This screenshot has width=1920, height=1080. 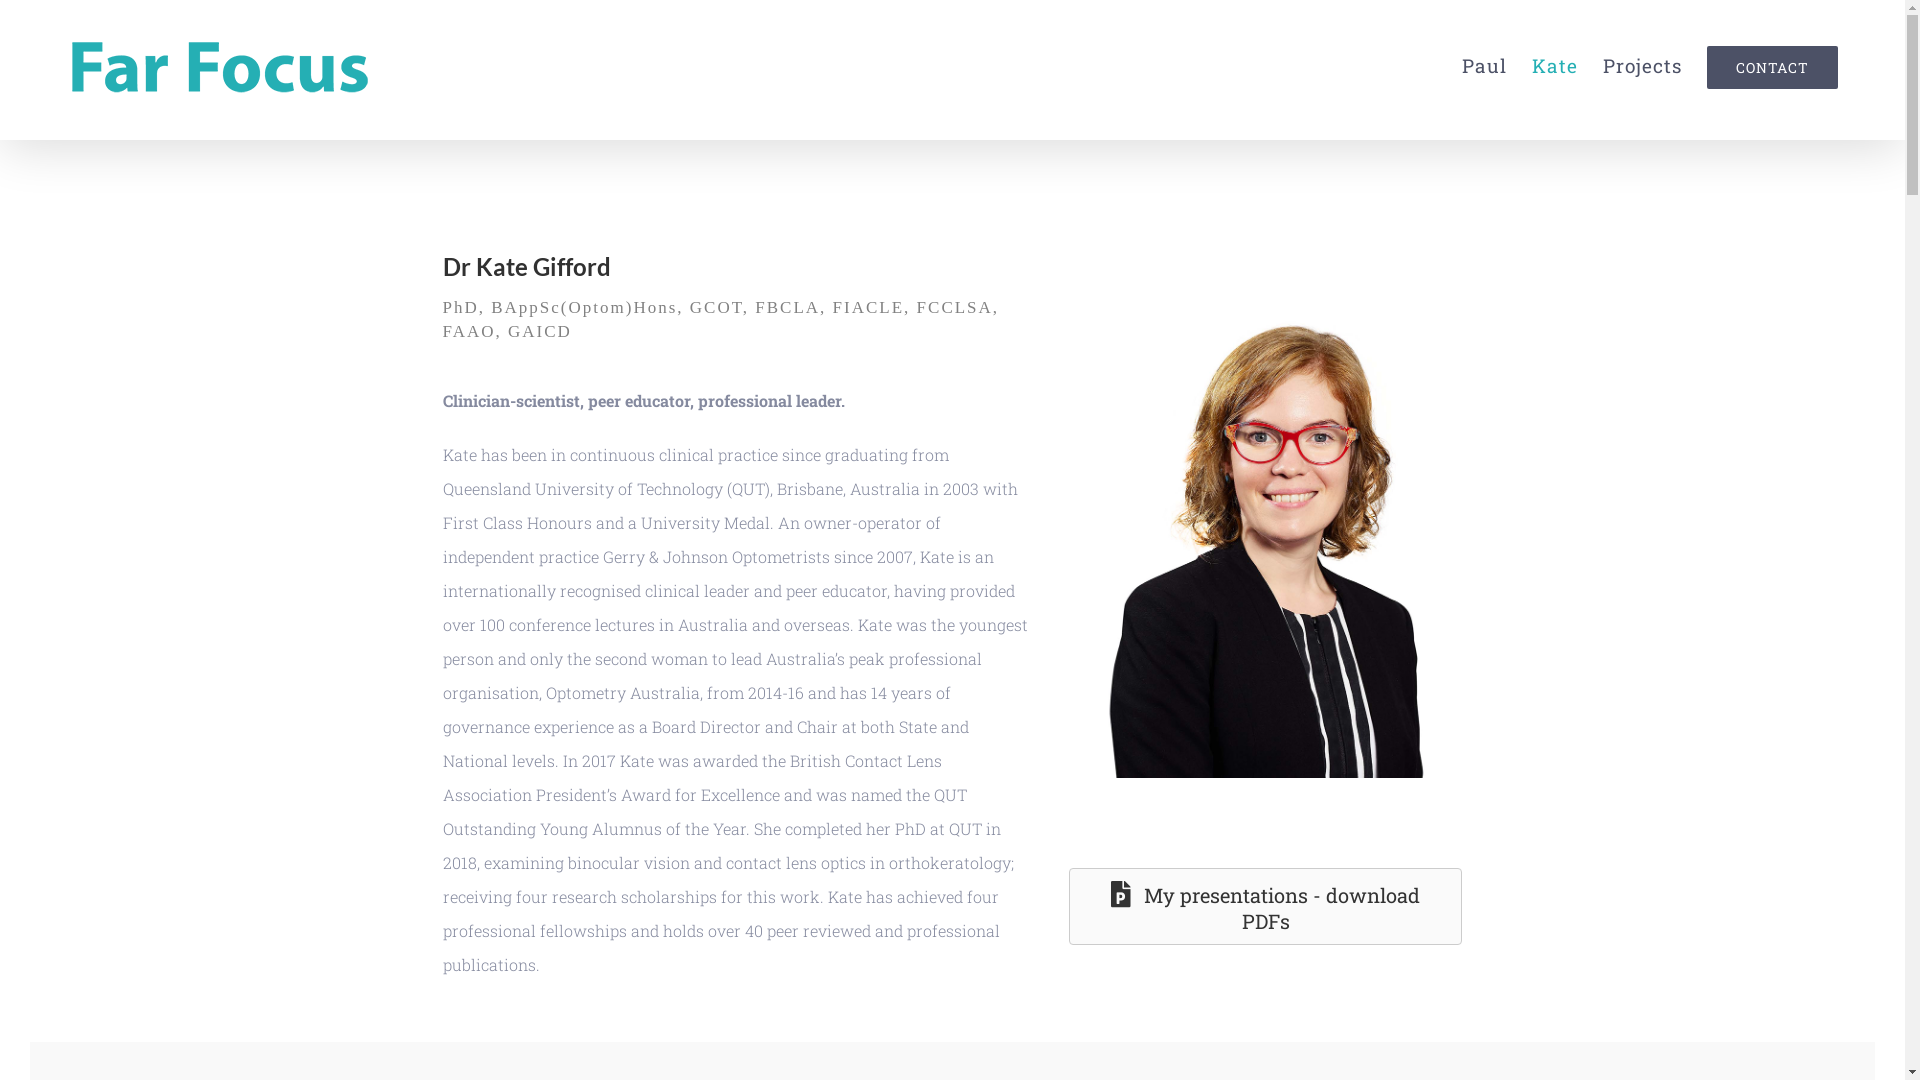 I want to click on 'Paul', so click(x=1484, y=64).